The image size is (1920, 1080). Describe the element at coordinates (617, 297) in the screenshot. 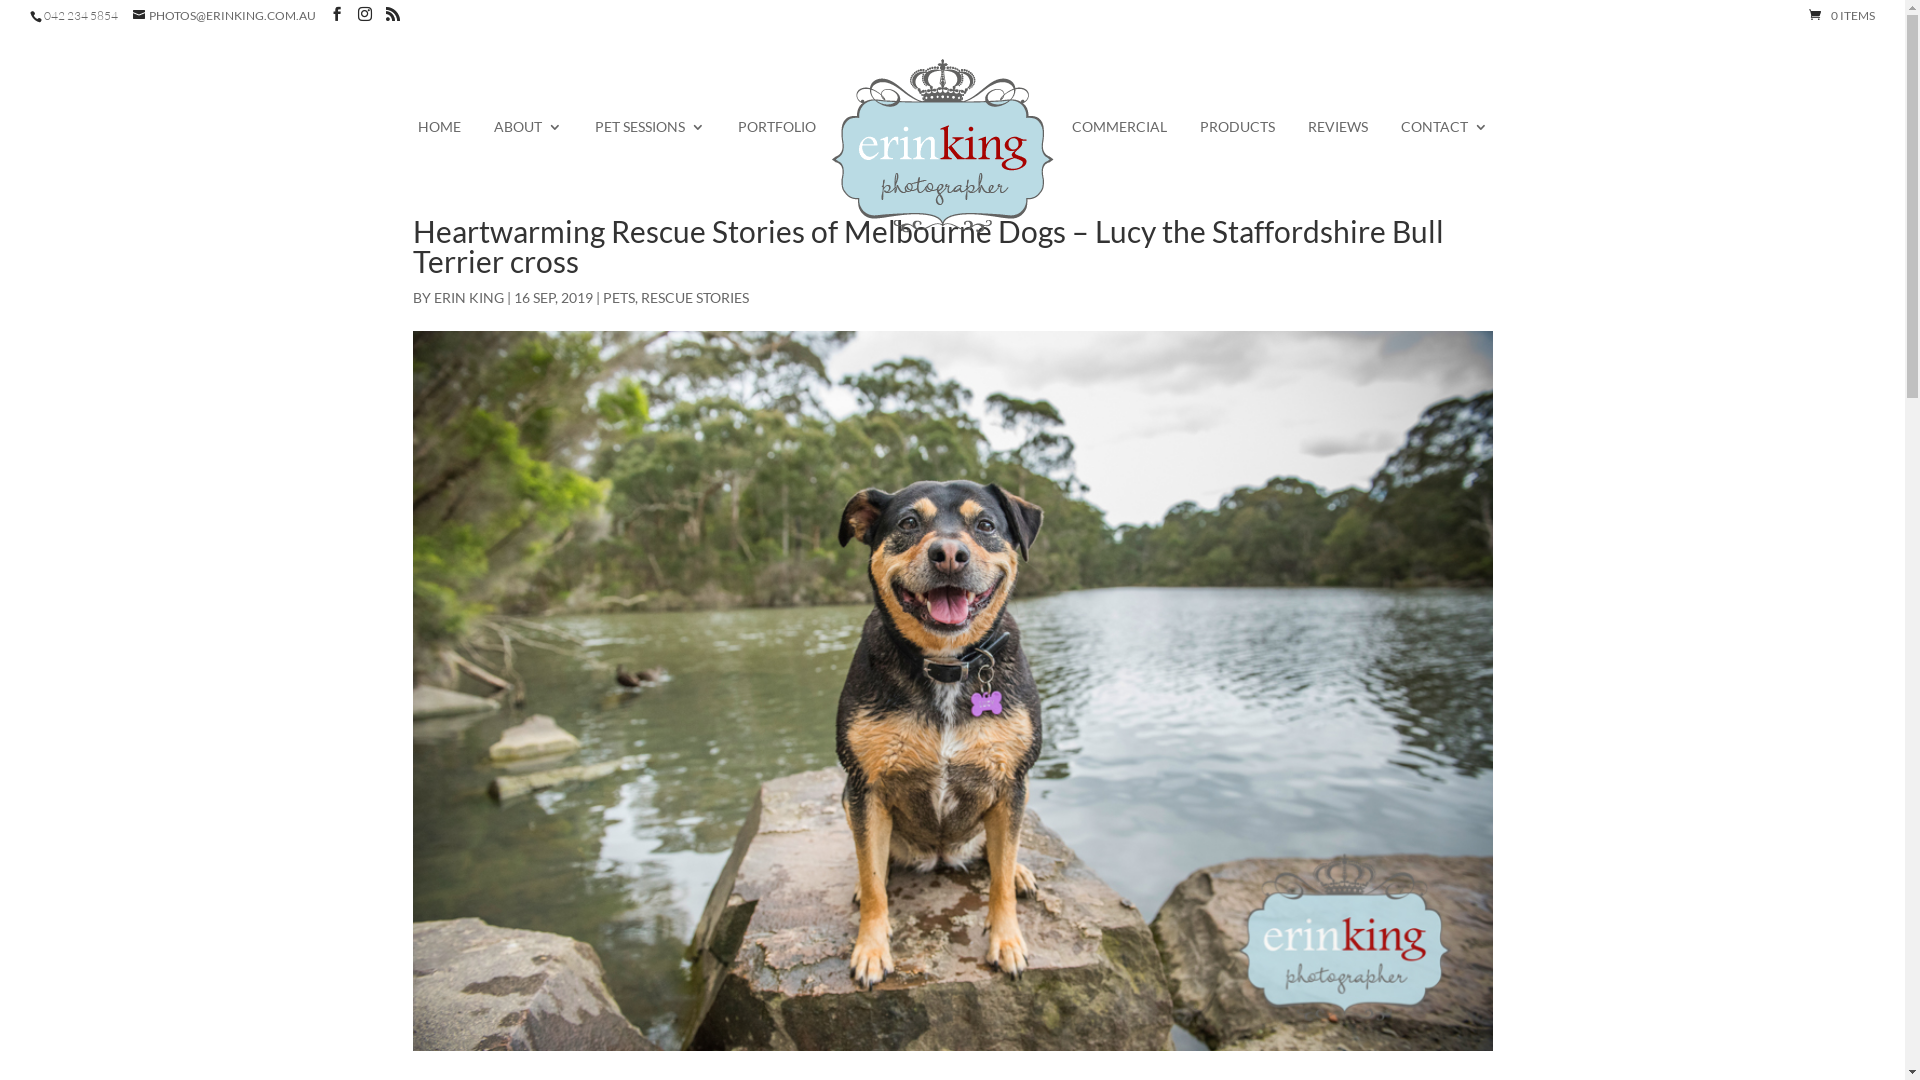

I see `'PETS'` at that location.